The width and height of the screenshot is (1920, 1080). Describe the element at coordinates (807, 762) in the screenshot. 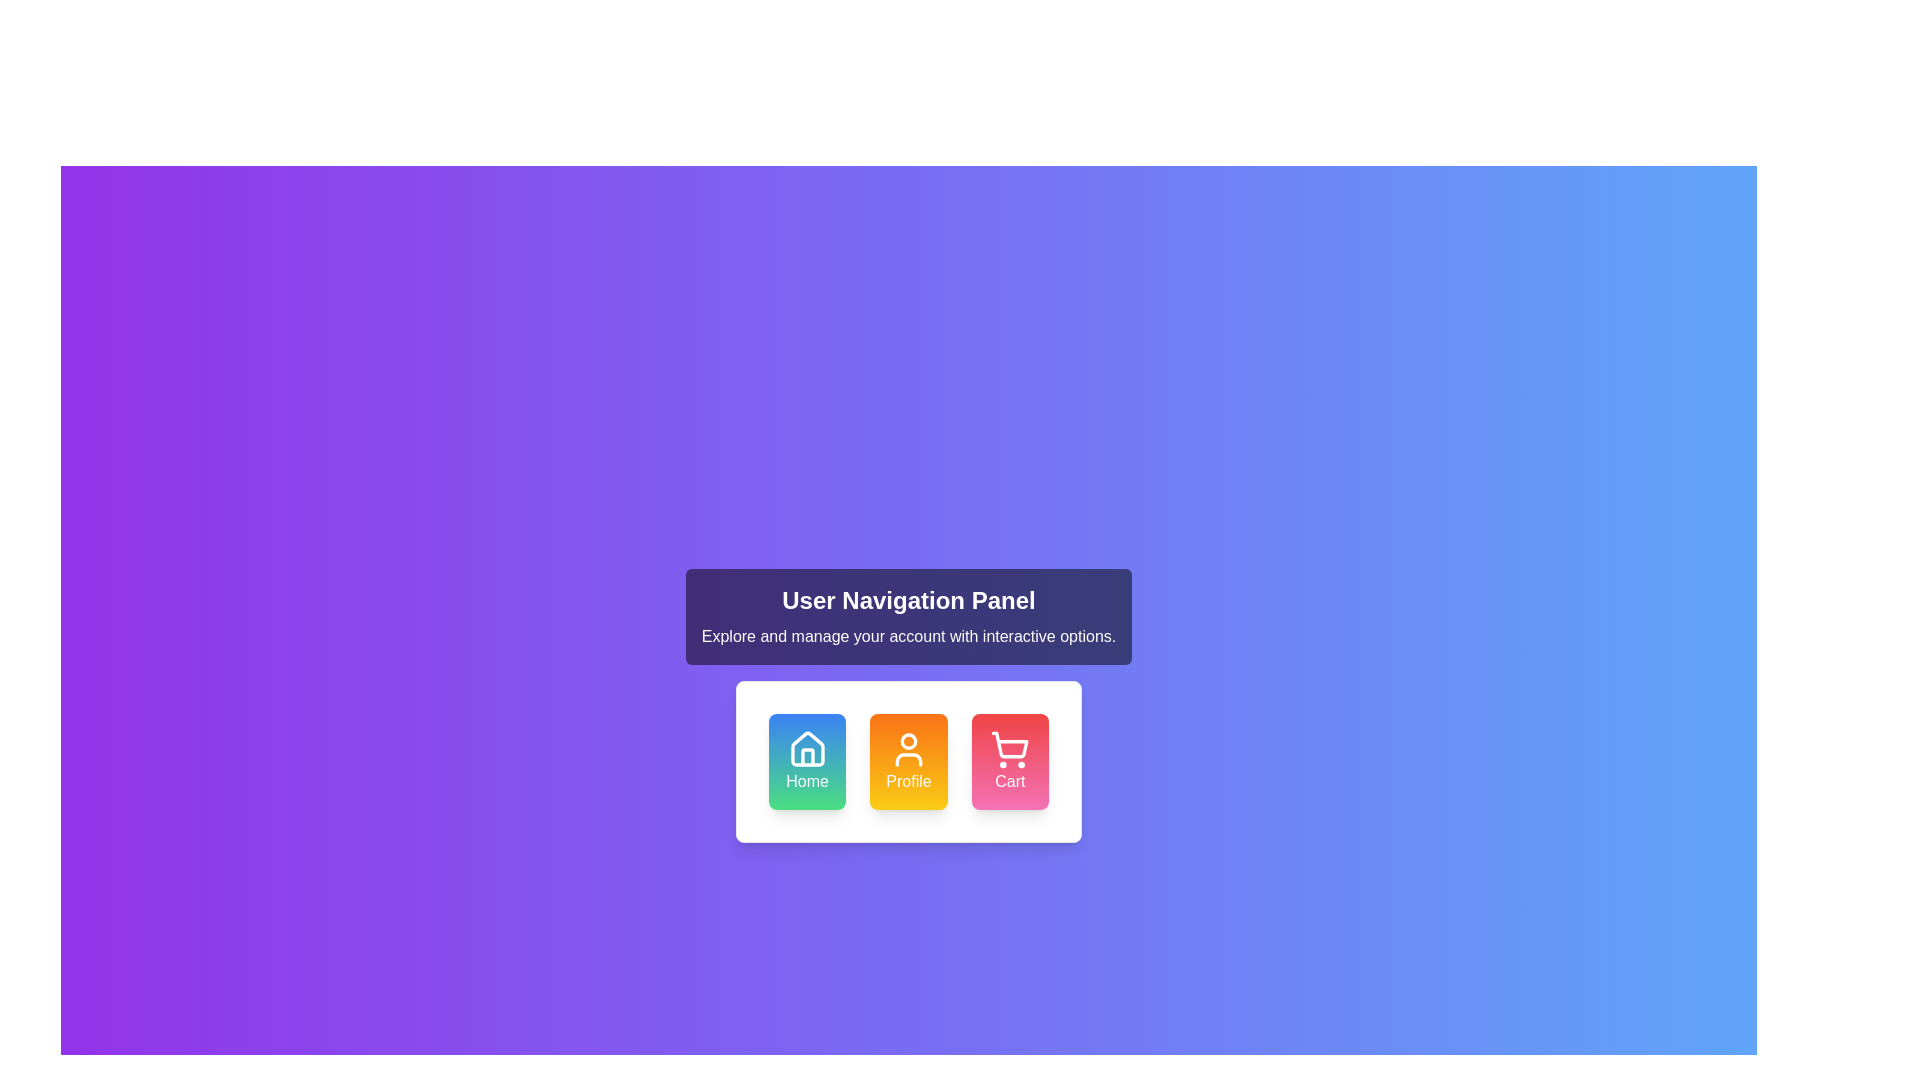

I see `the navigation button located beneath the 'User Navigation Panel' to observe its interactive styling` at that location.